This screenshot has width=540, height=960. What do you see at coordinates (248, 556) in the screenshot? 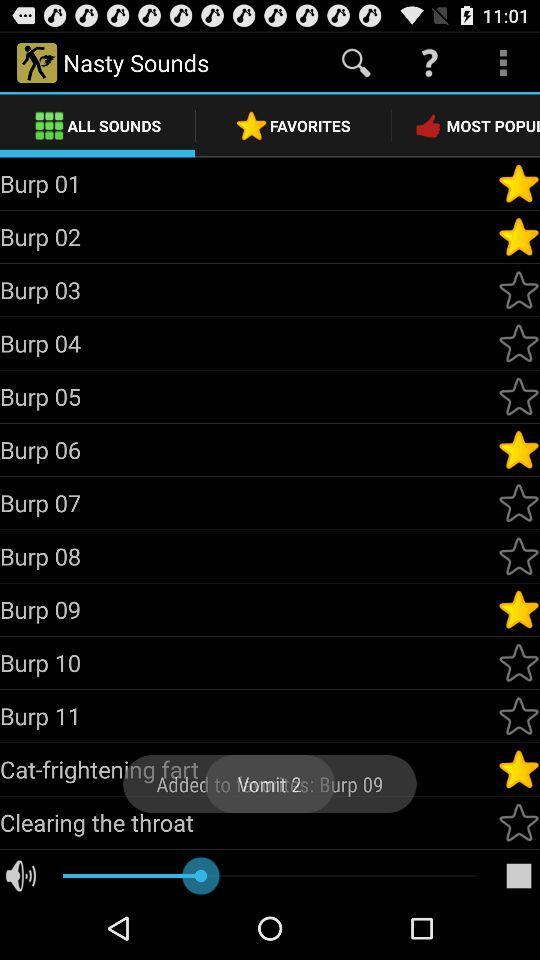
I see `the burp 08 icon` at bounding box center [248, 556].